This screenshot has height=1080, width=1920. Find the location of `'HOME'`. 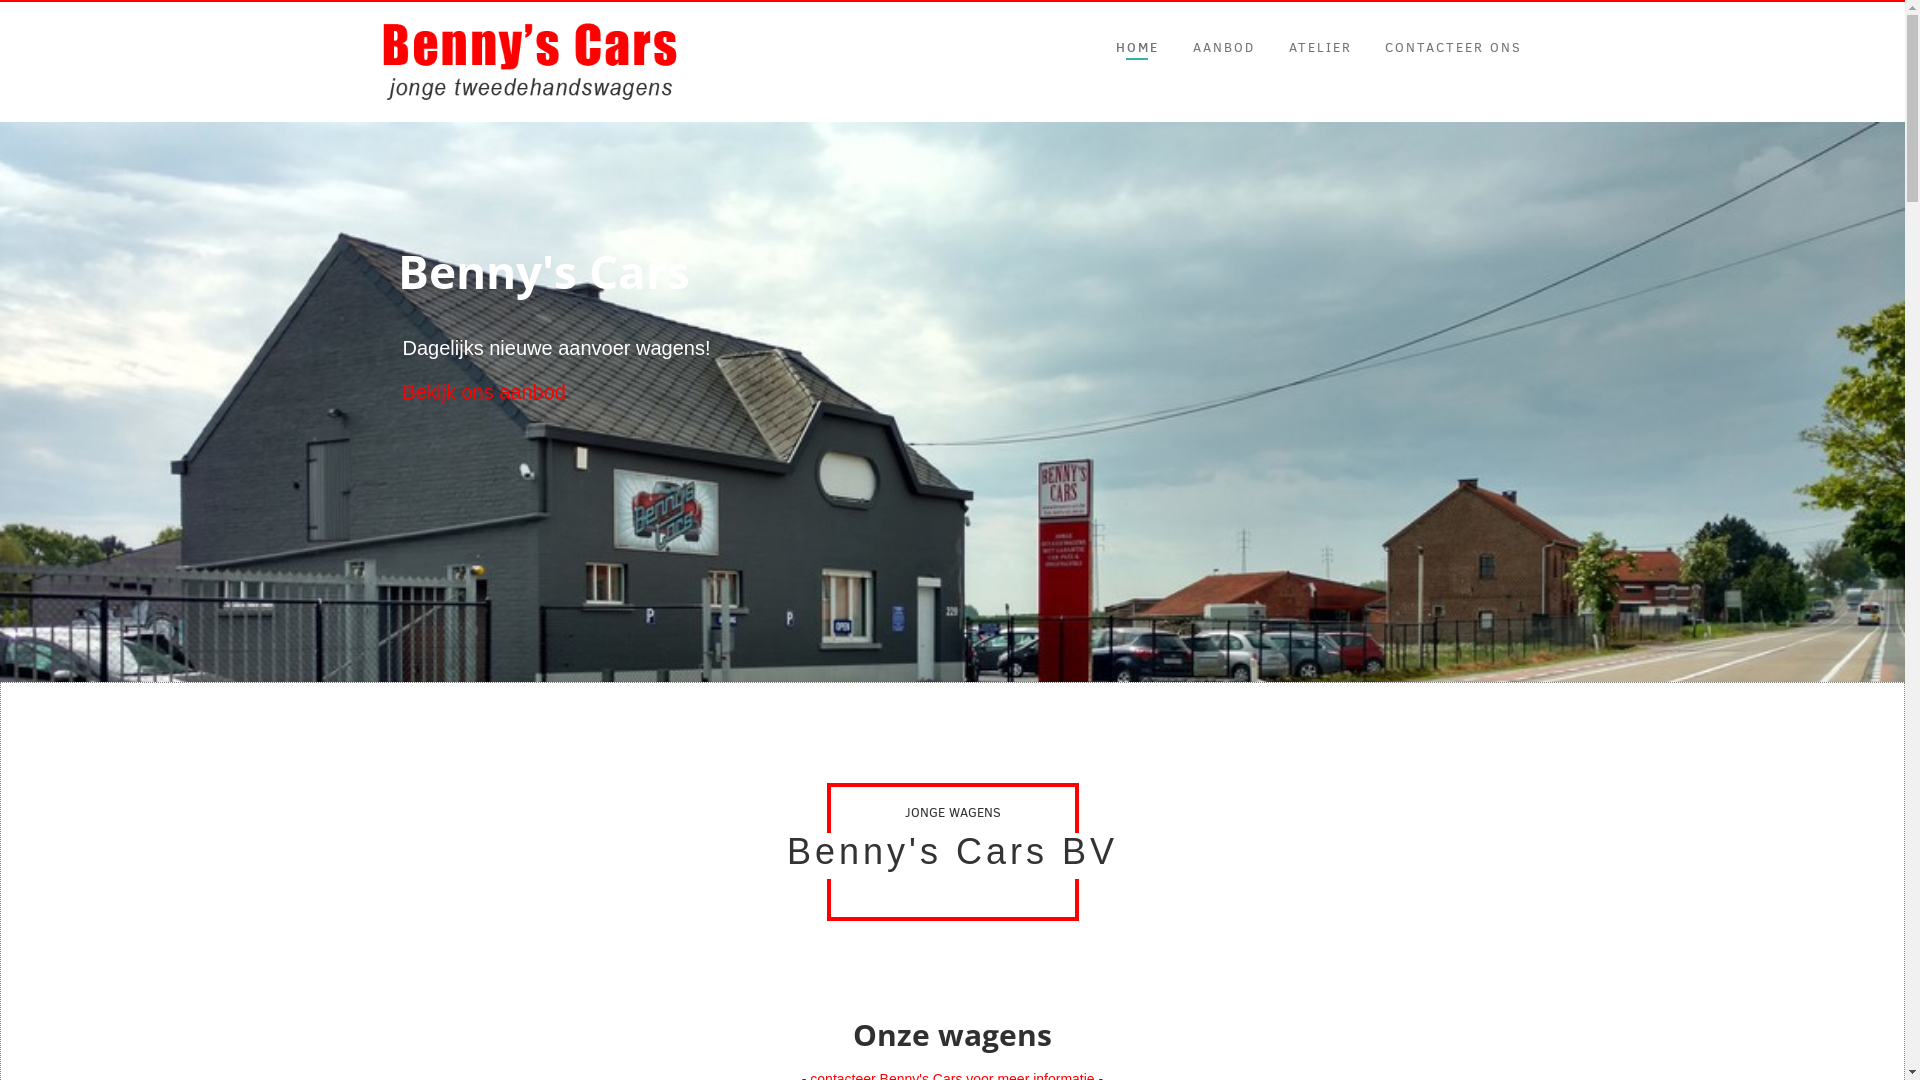

'HOME' is located at coordinates (1137, 45).